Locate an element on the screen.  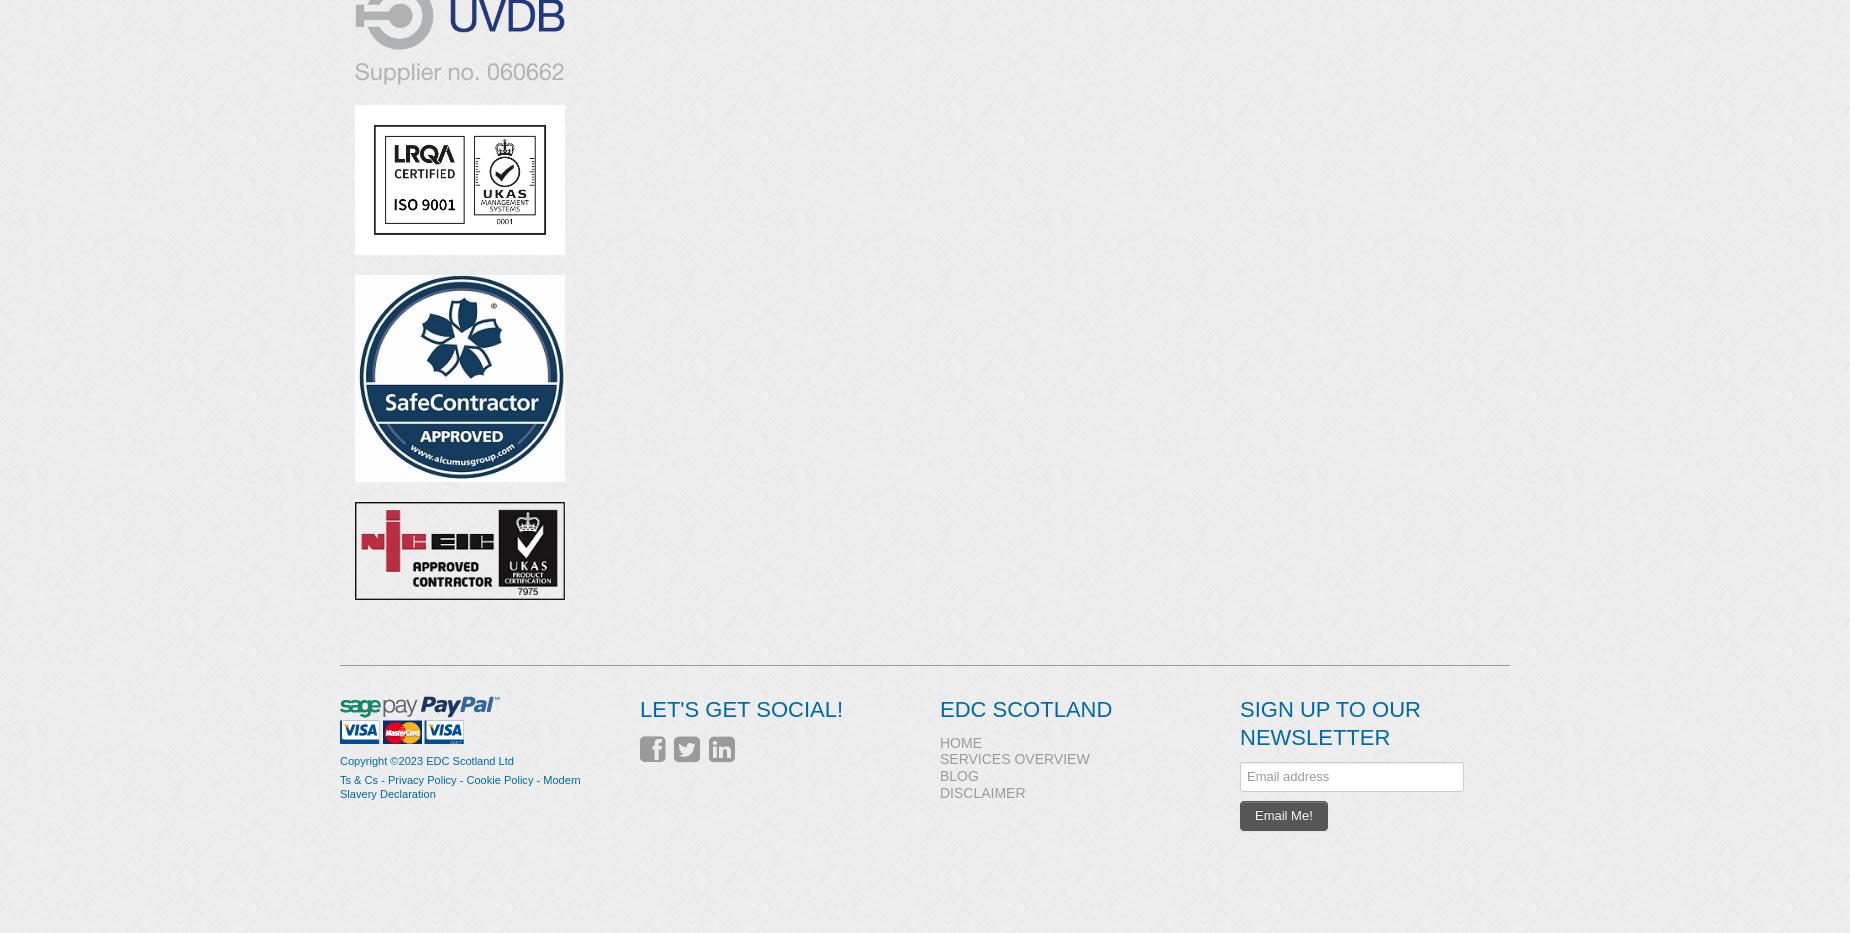
'Let's Get Social!' is located at coordinates (741, 709).